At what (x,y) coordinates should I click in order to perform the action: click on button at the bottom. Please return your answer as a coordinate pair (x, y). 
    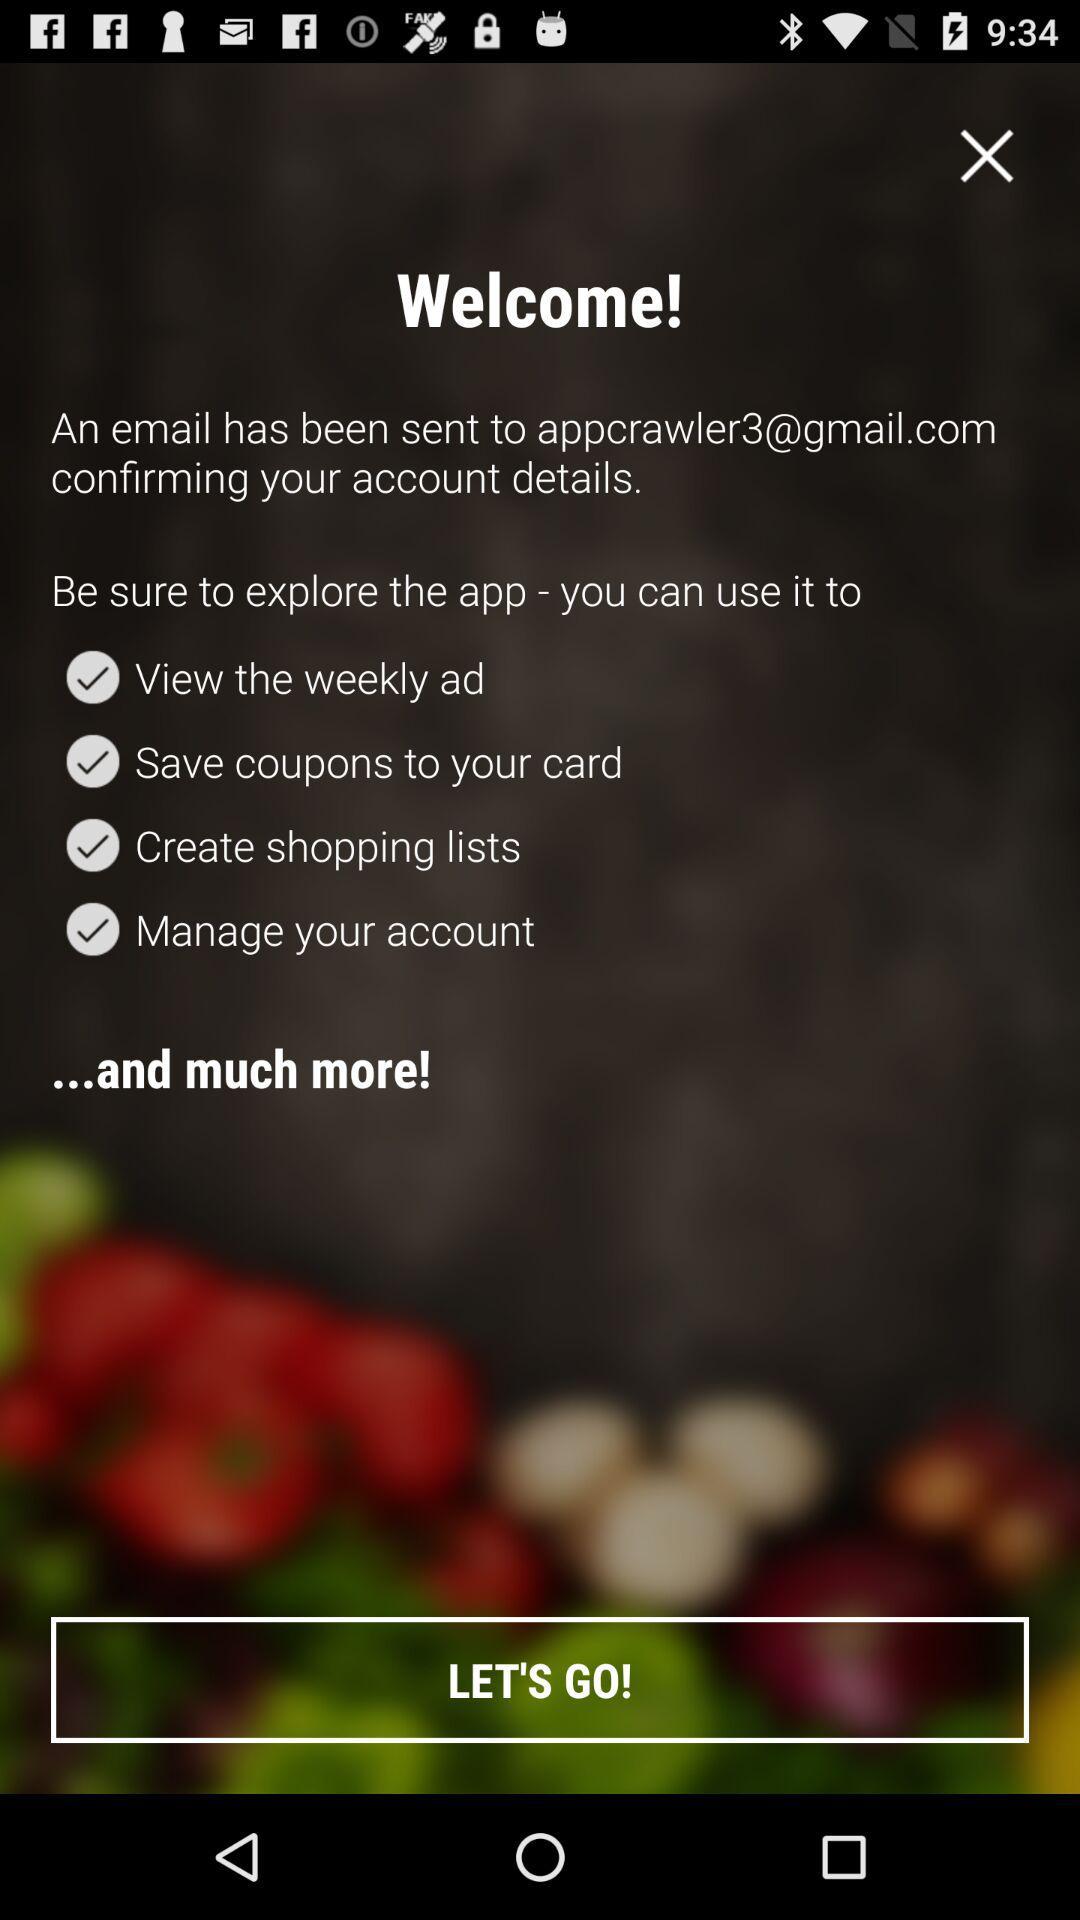
    Looking at the image, I should click on (540, 1680).